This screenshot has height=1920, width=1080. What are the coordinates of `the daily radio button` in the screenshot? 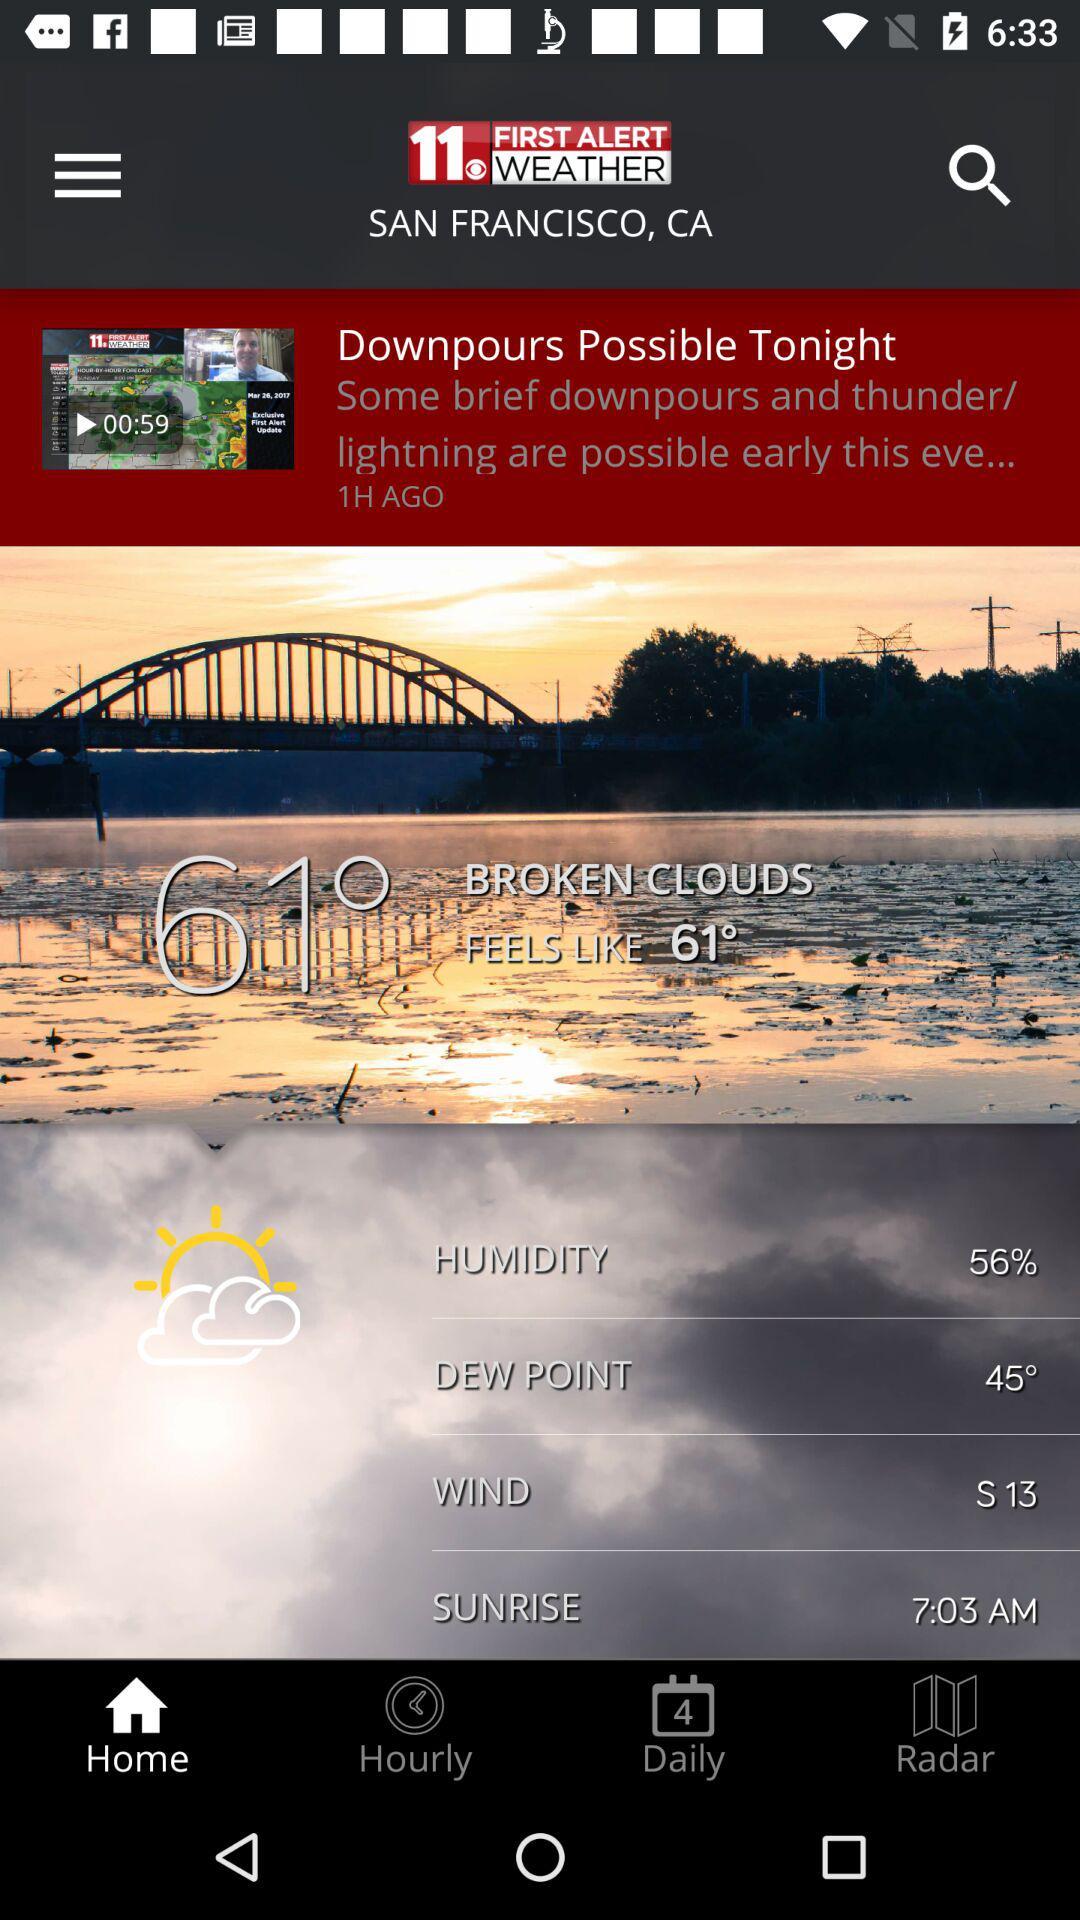 It's located at (682, 1726).